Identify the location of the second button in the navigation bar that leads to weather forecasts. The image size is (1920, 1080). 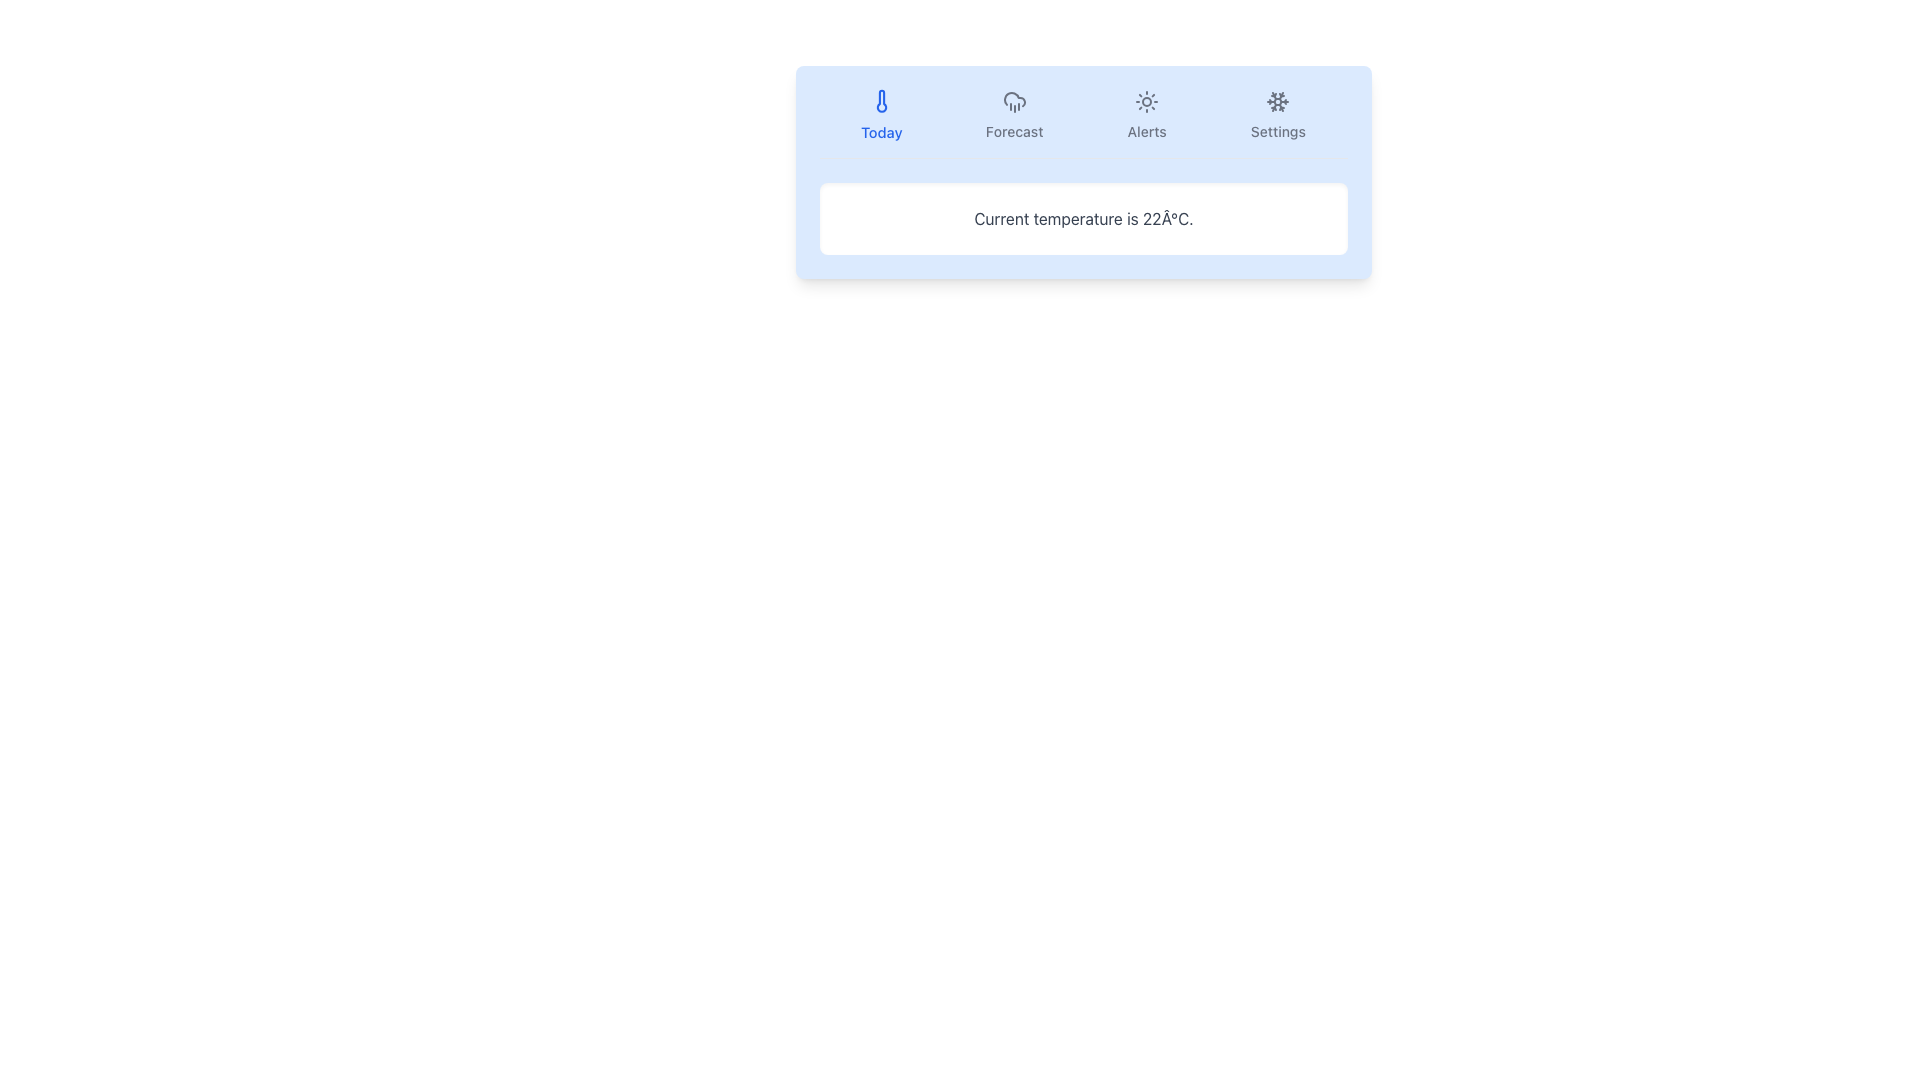
(1014, 115).